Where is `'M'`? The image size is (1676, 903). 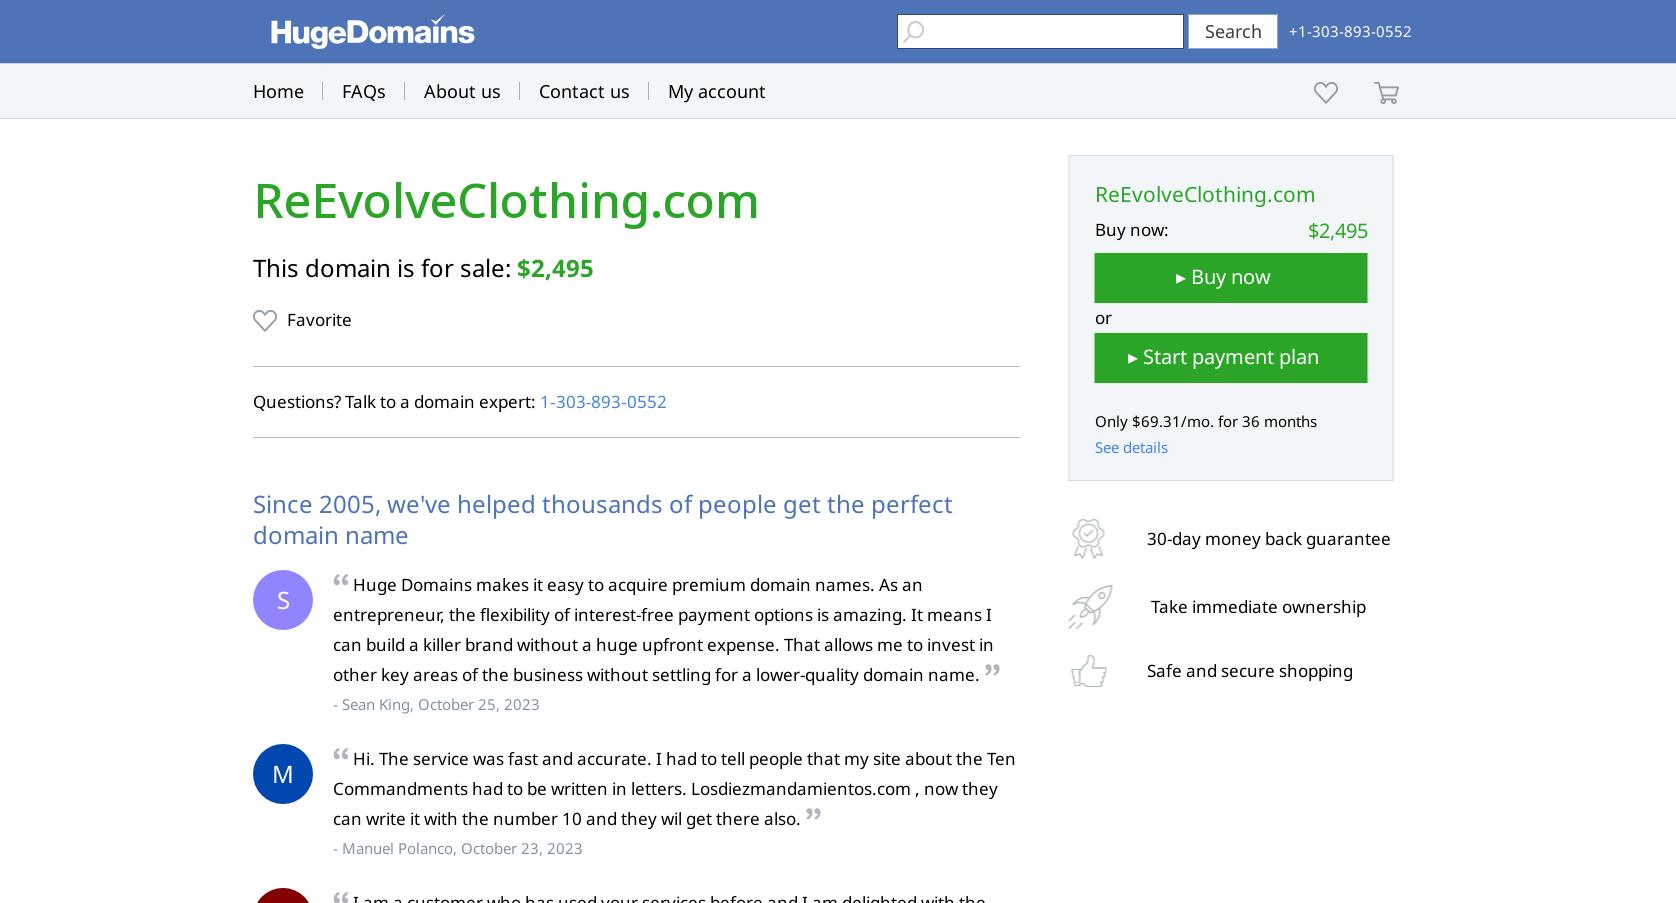 'M' is located at coordinates (282, 773).